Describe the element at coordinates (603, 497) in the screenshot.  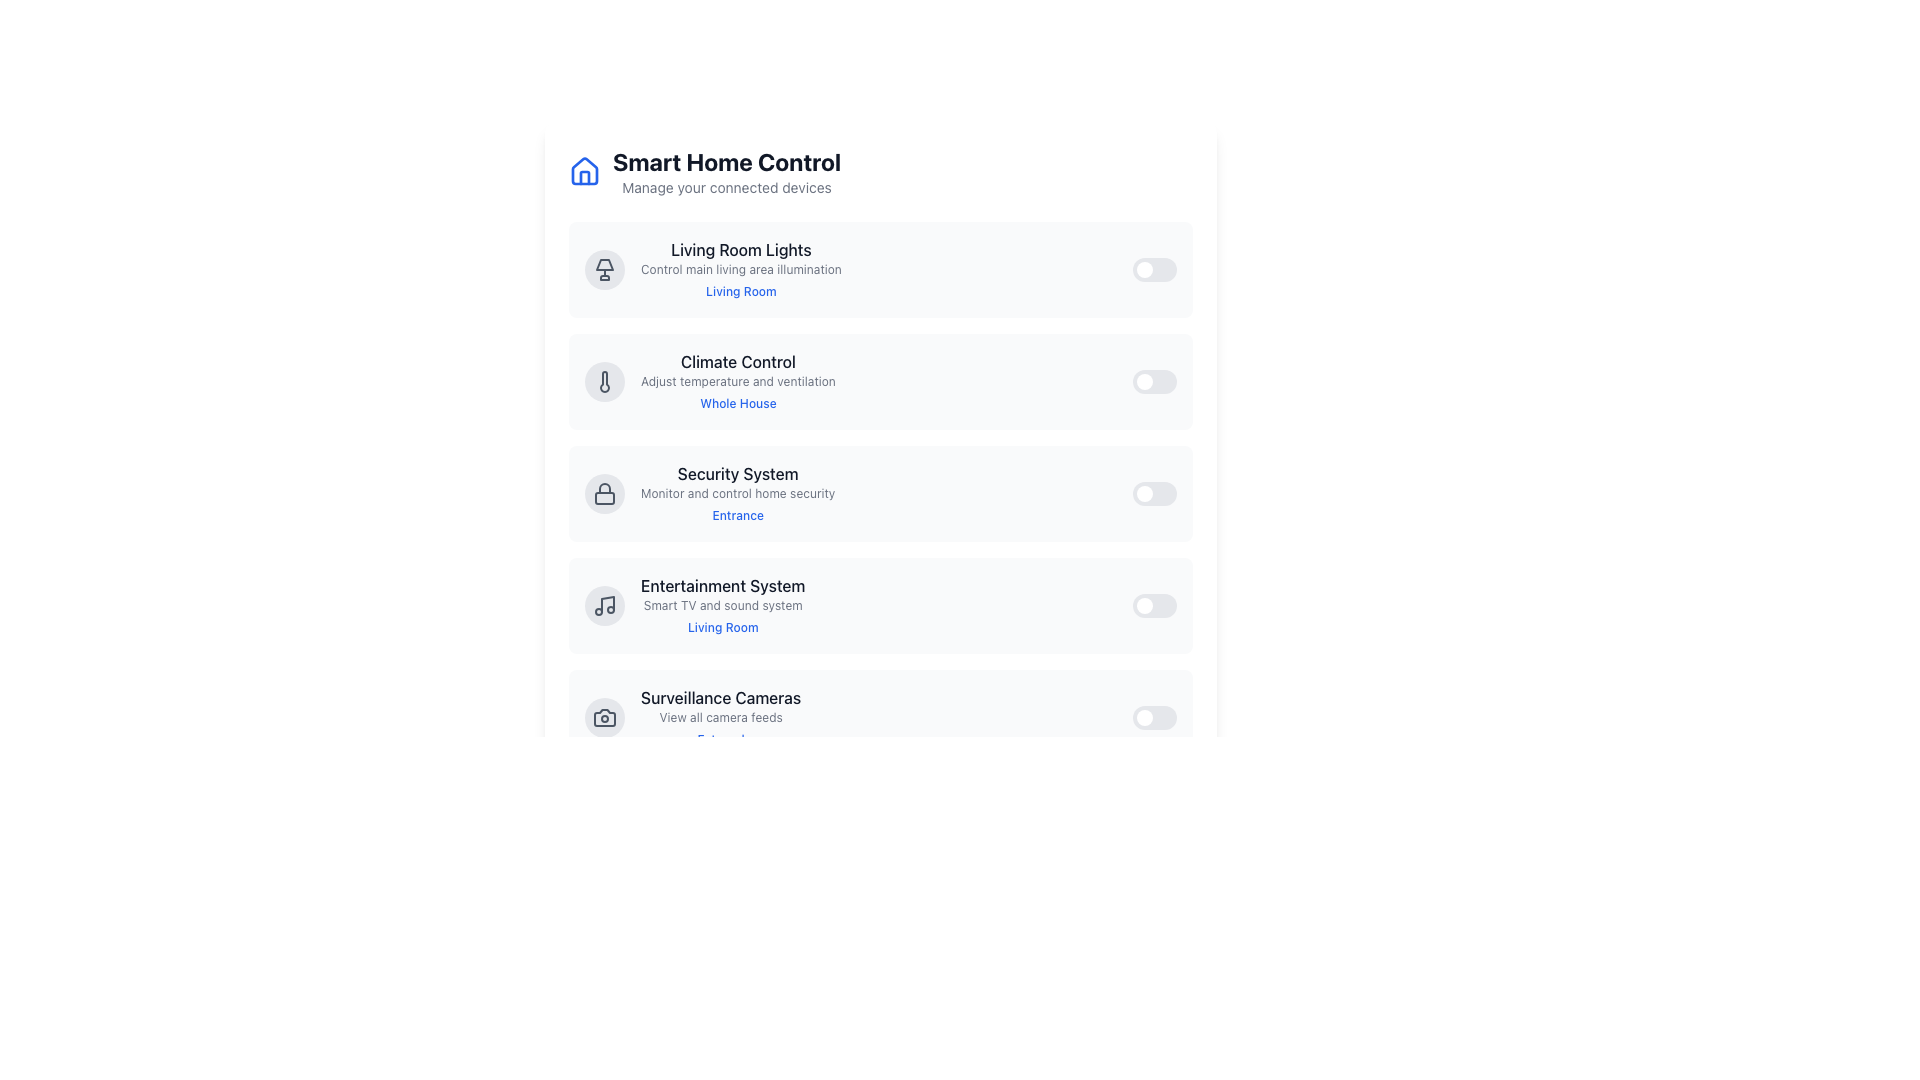
I see `the lower rectangle of the SVG lock icon, which visually represents security or restriction, located to the left of the 'Security System' option in the third row` at that location.